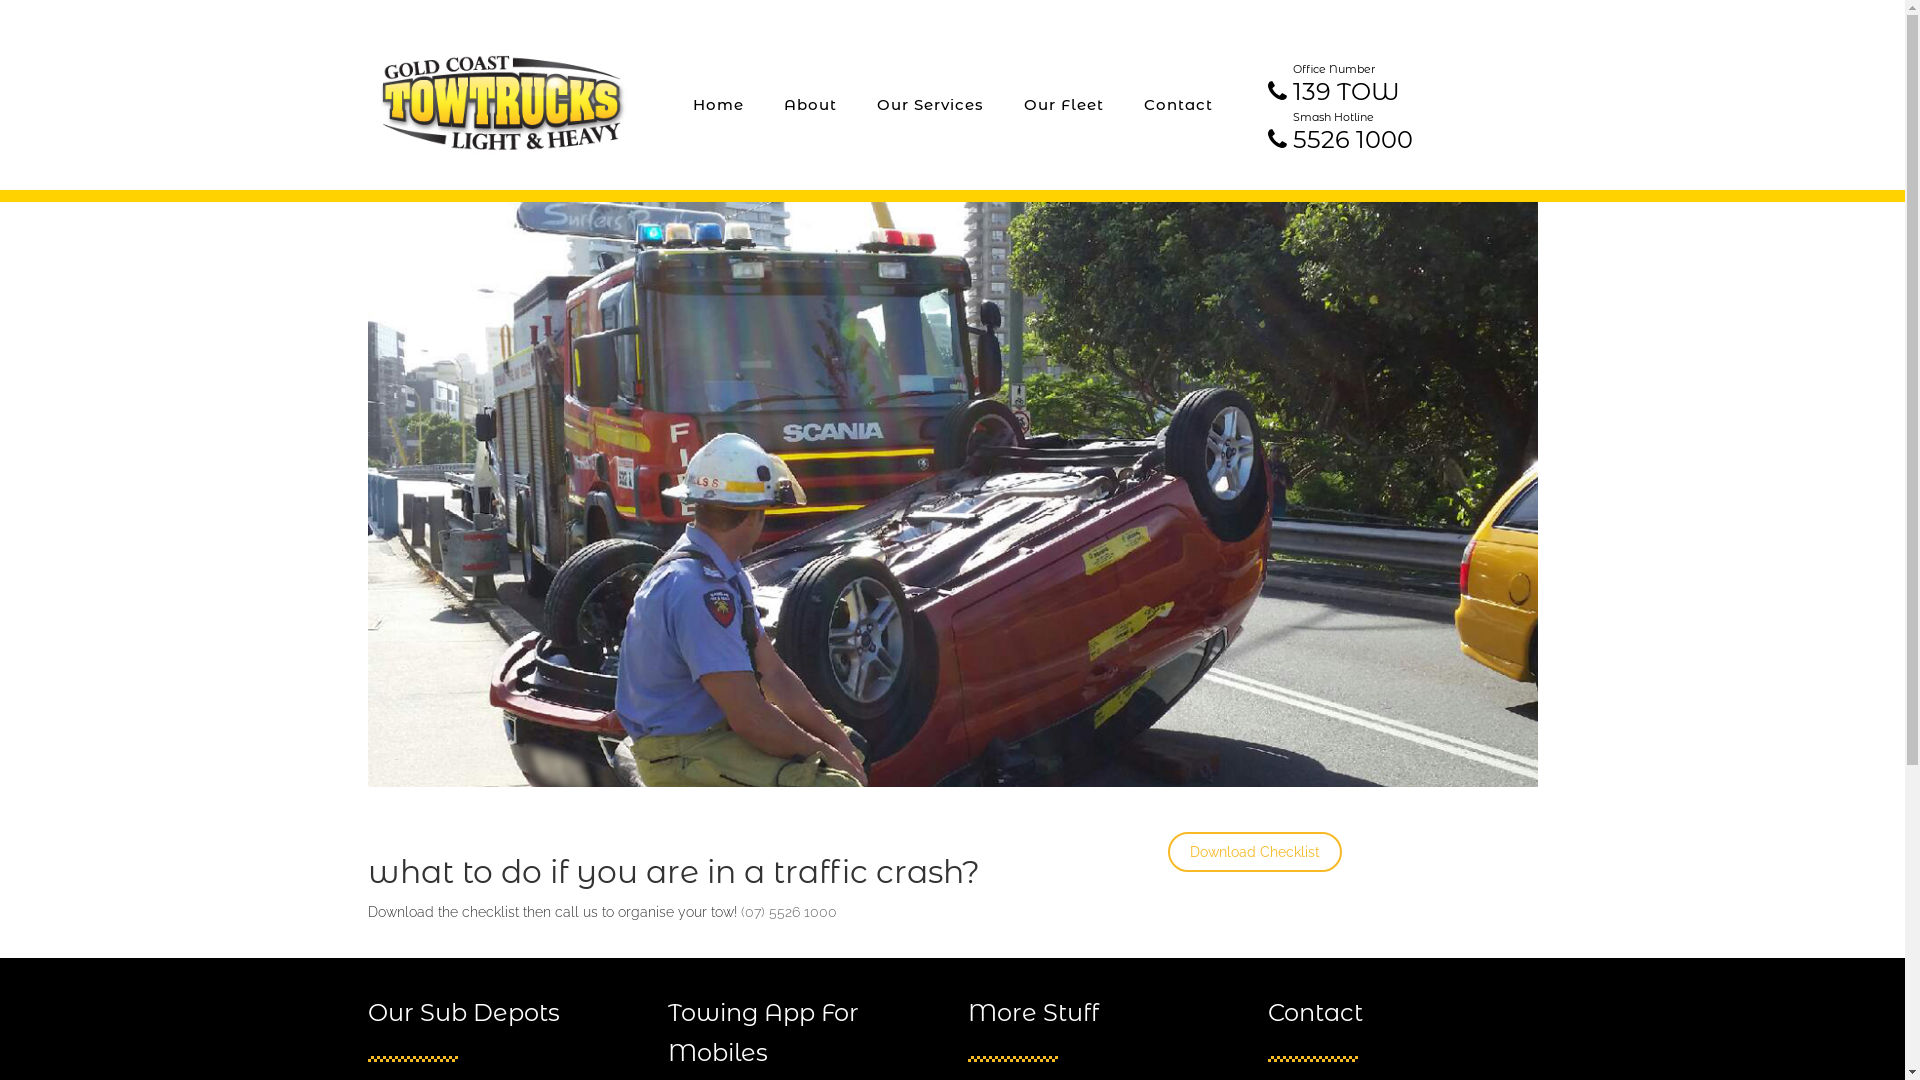  What do you see at coordinates (1063, 104) in the screenshot?
I see `'Our Fleet'` at bounding box center [1063, 104].